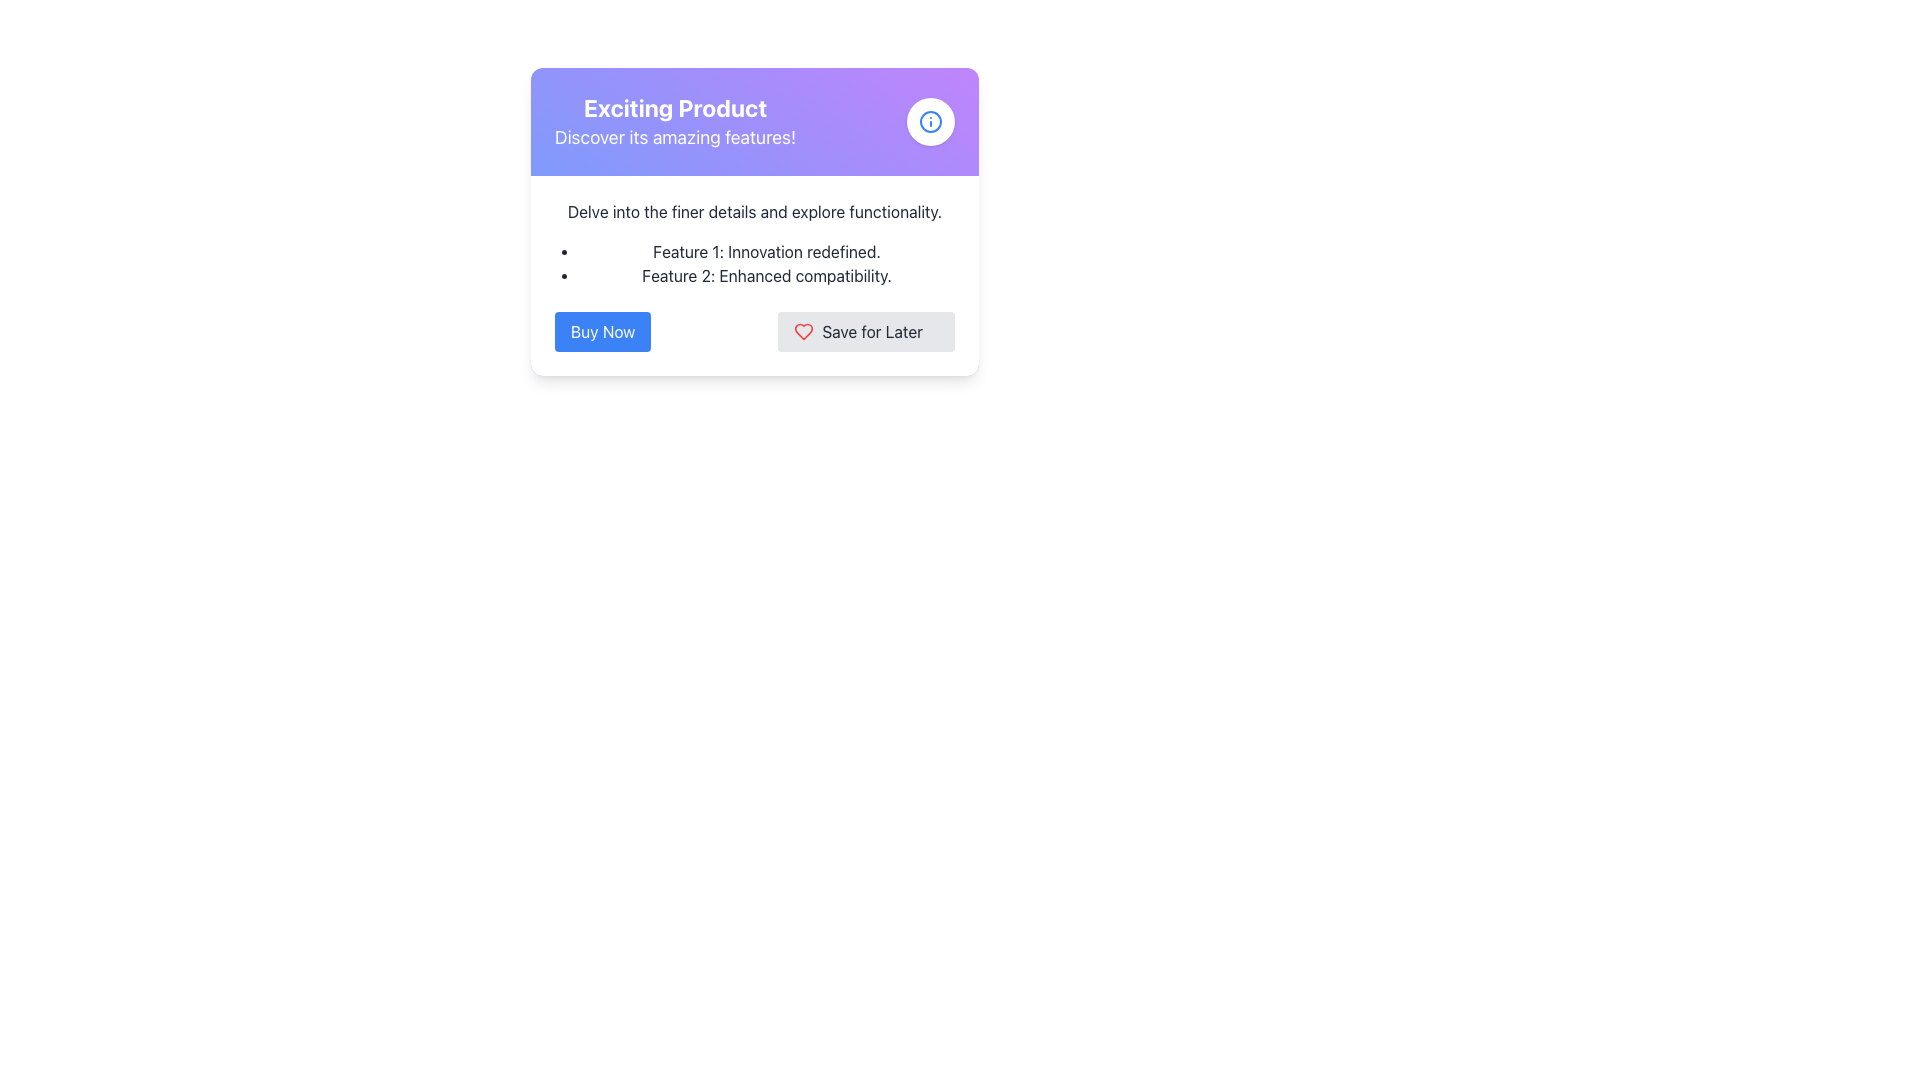 The image size is (1920, 1080). I want to click on the text item displaying the product feature about enhanced compatibility, so click(766, 276).